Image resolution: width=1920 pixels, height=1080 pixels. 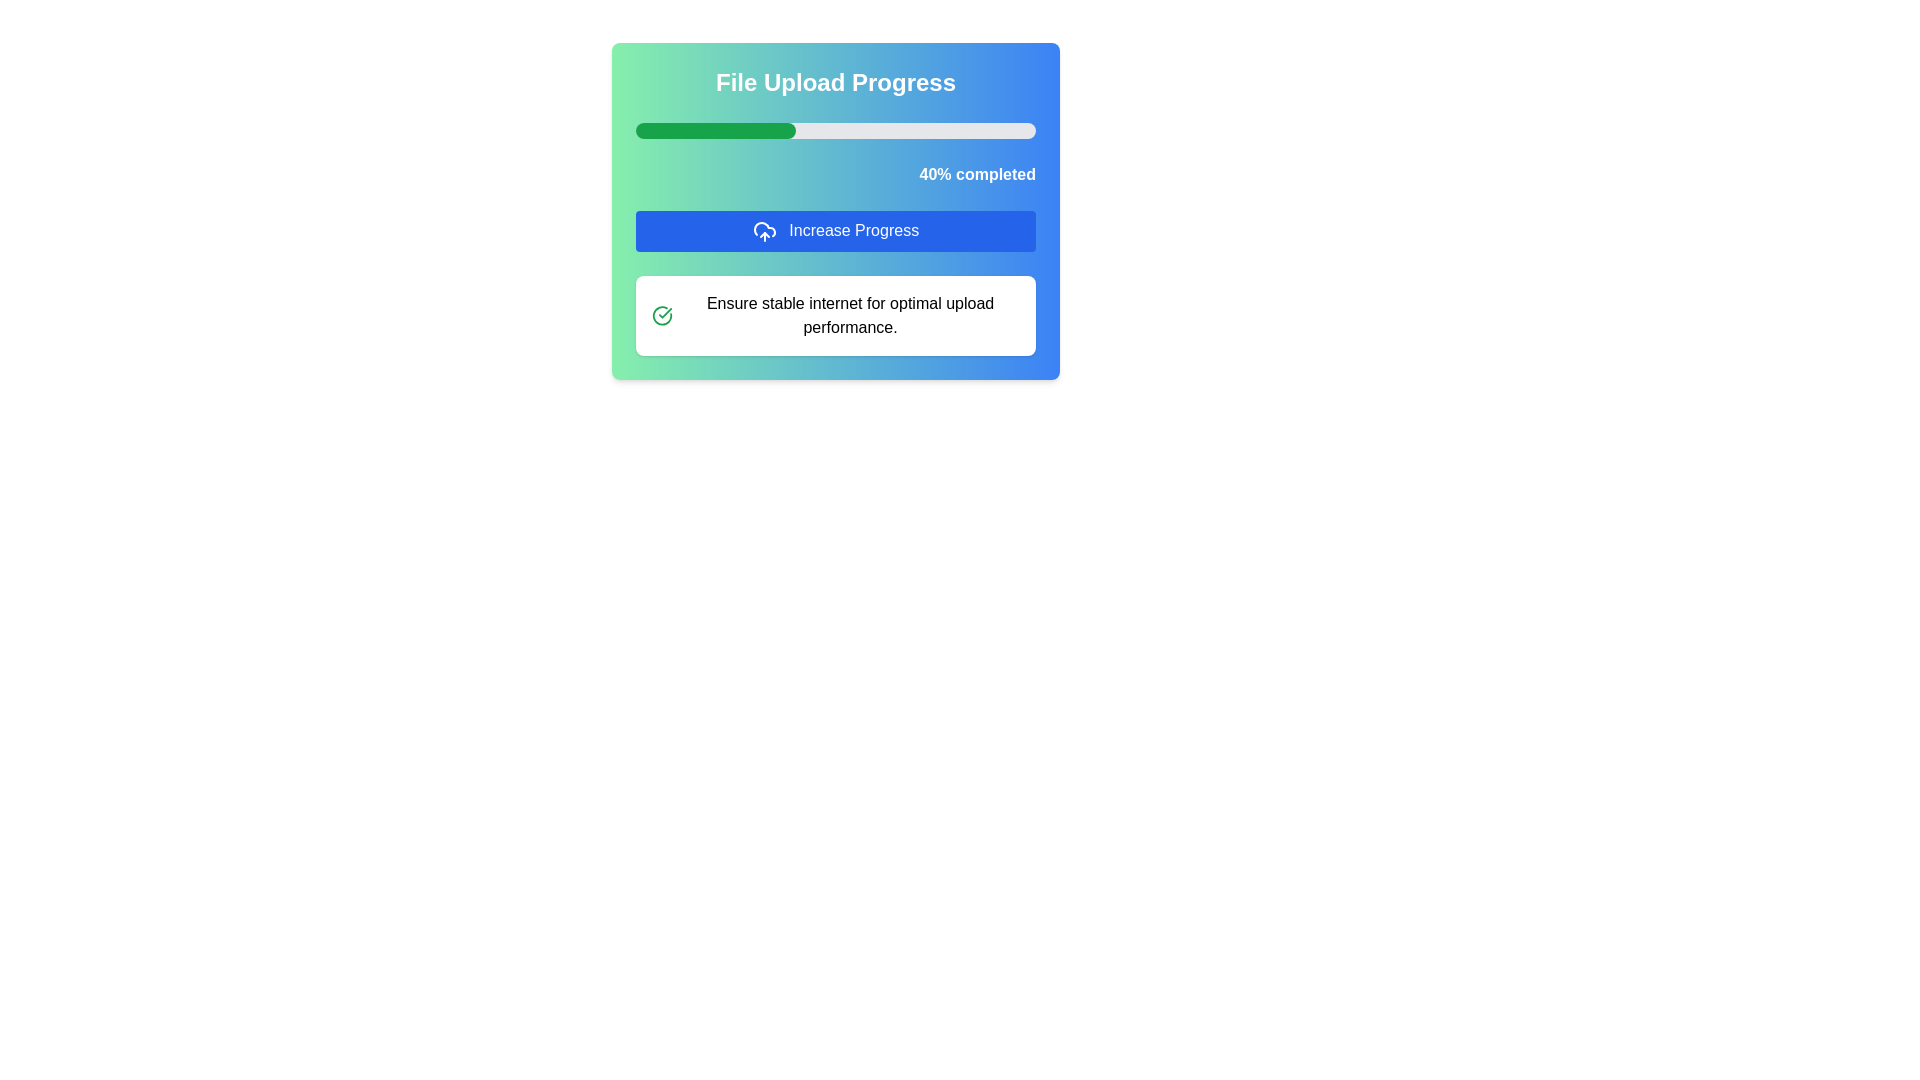 I want to click on the 'Increase Progress' button located below the progress bar, so click(x=835, y=211).